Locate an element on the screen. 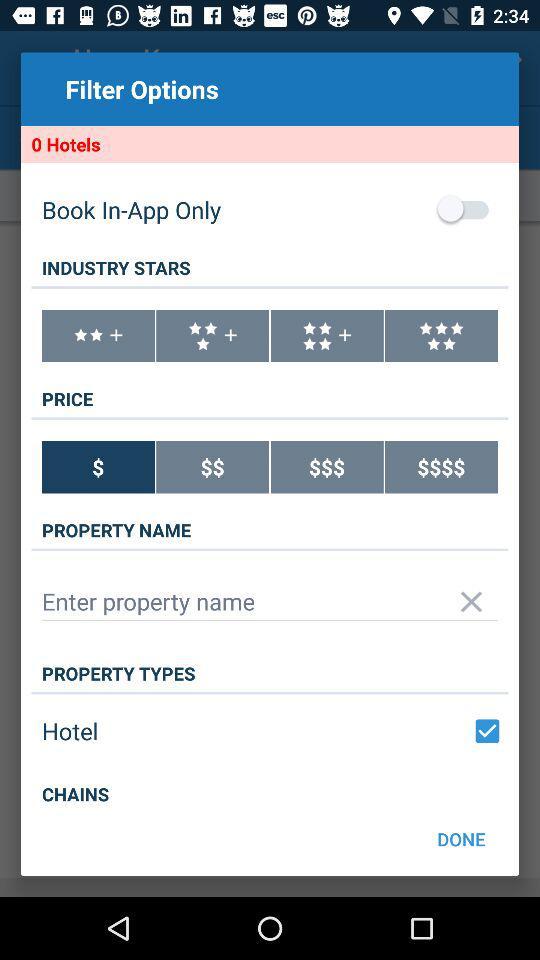  the sliders icon is located at coordinates (441, 359).